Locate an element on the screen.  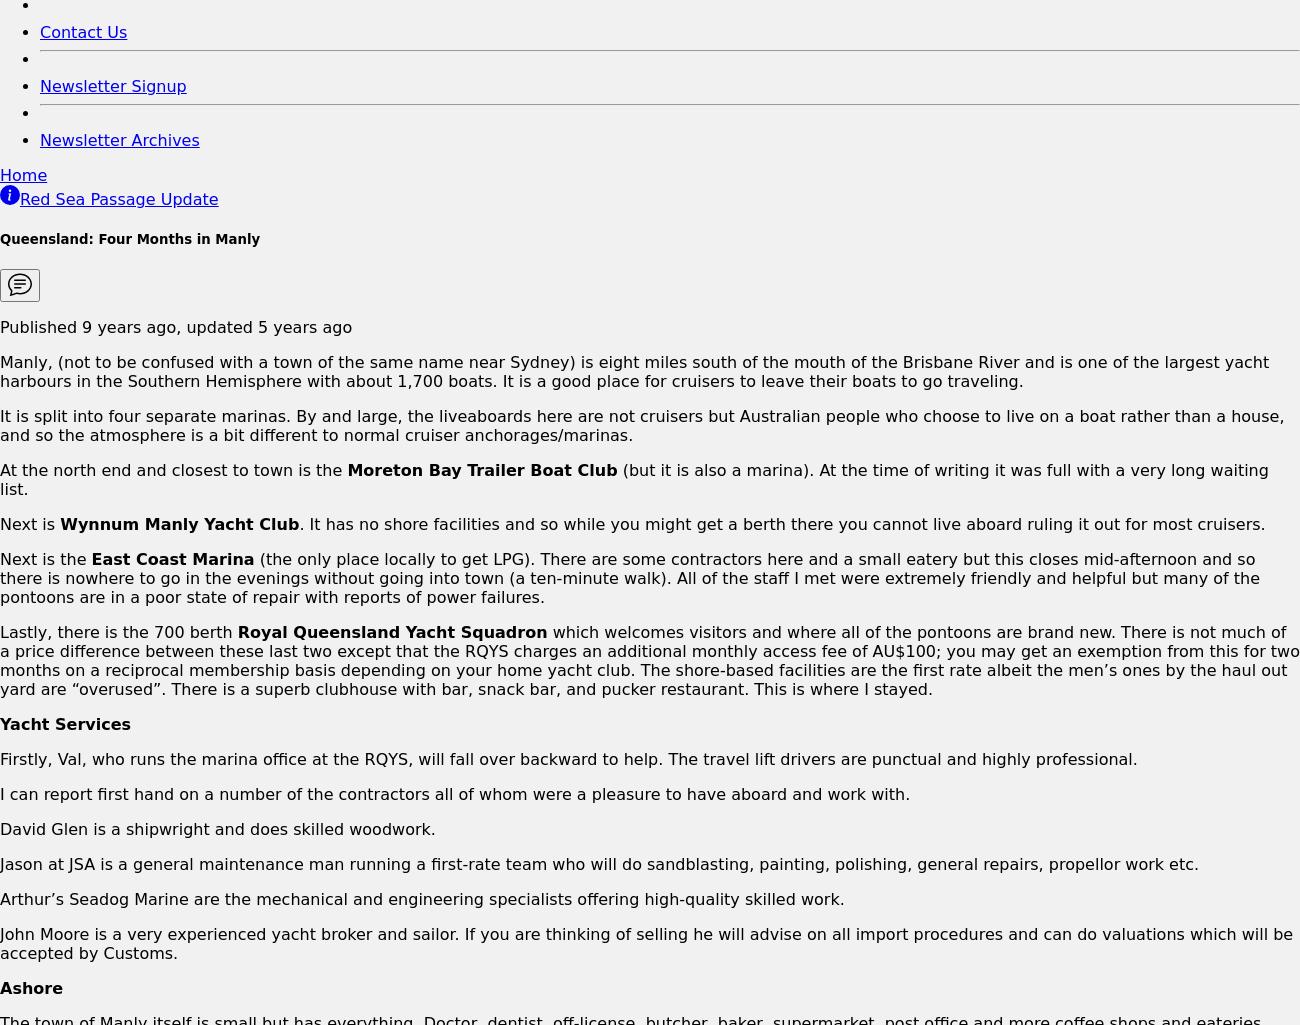
'Ashore' is located at coordinates (0, 986).